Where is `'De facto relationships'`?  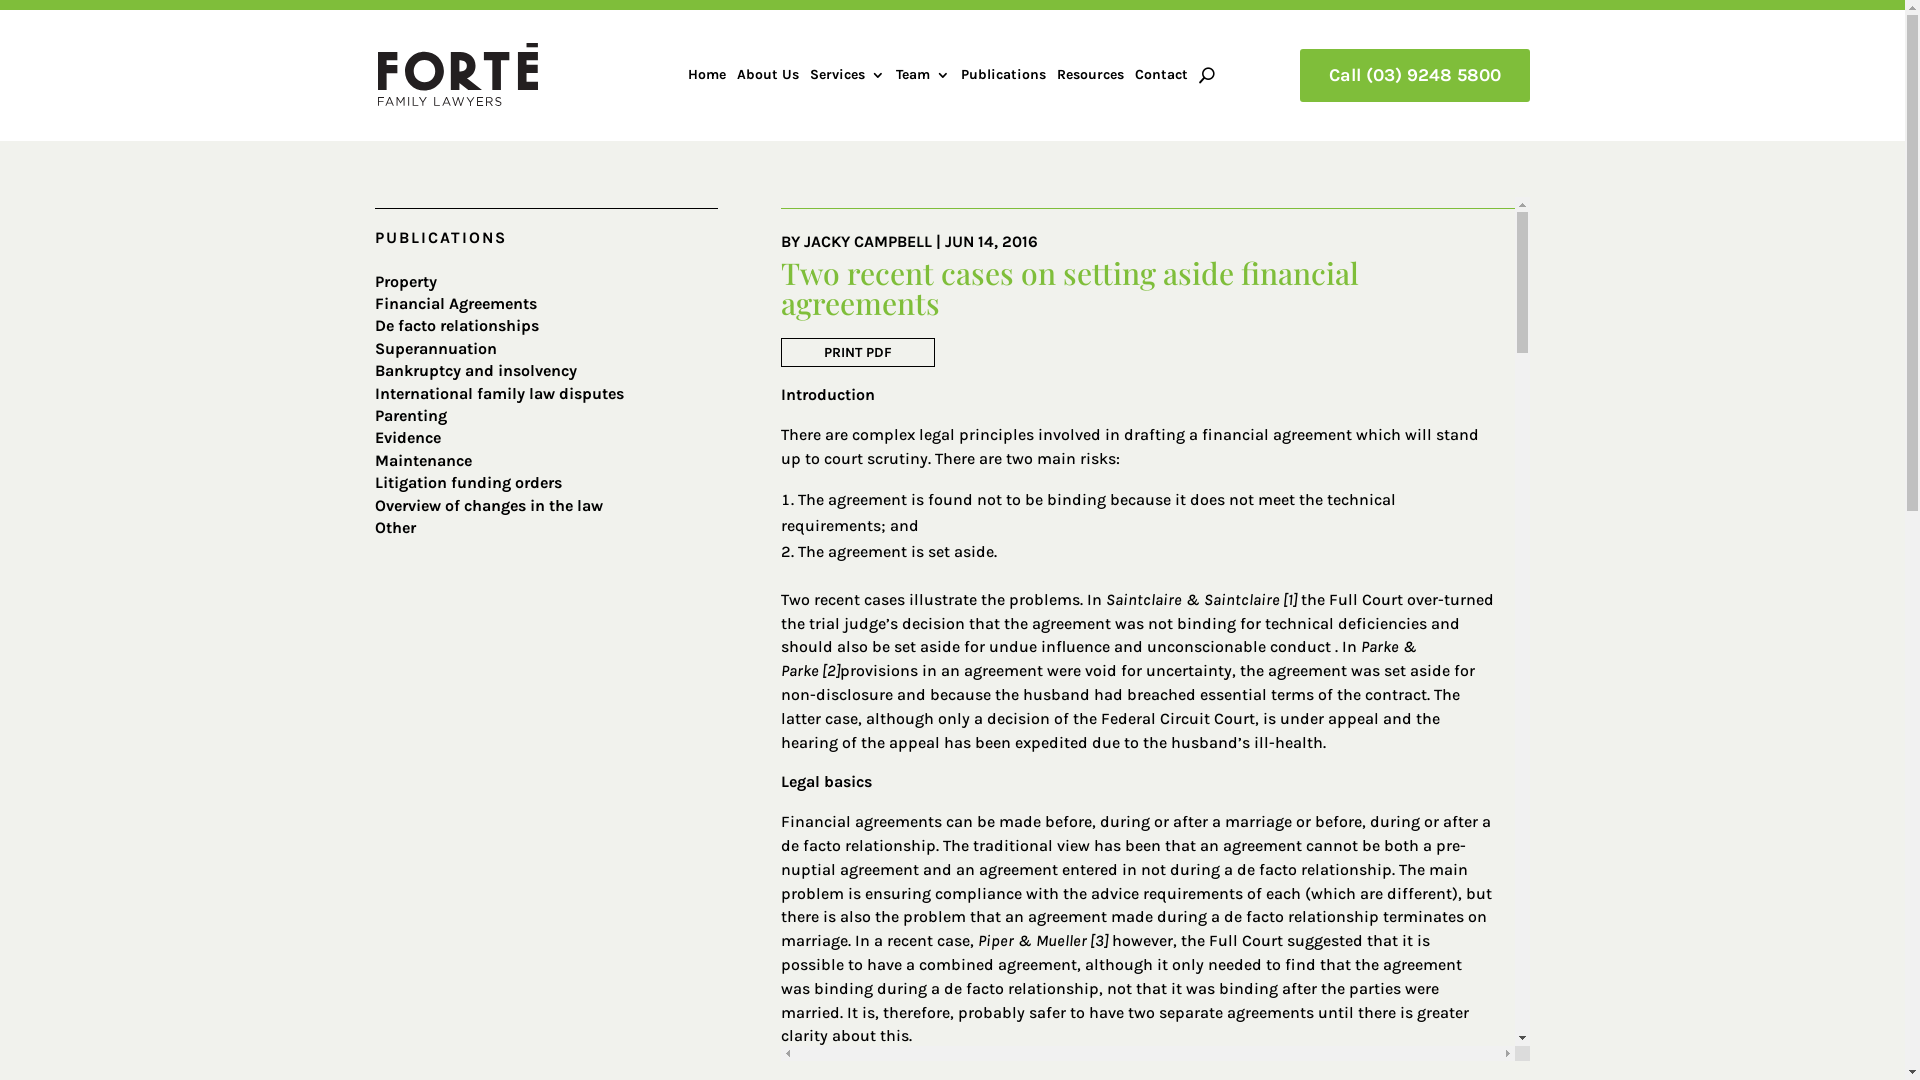 'De facto relationships' is located at coordinates (455, 324).